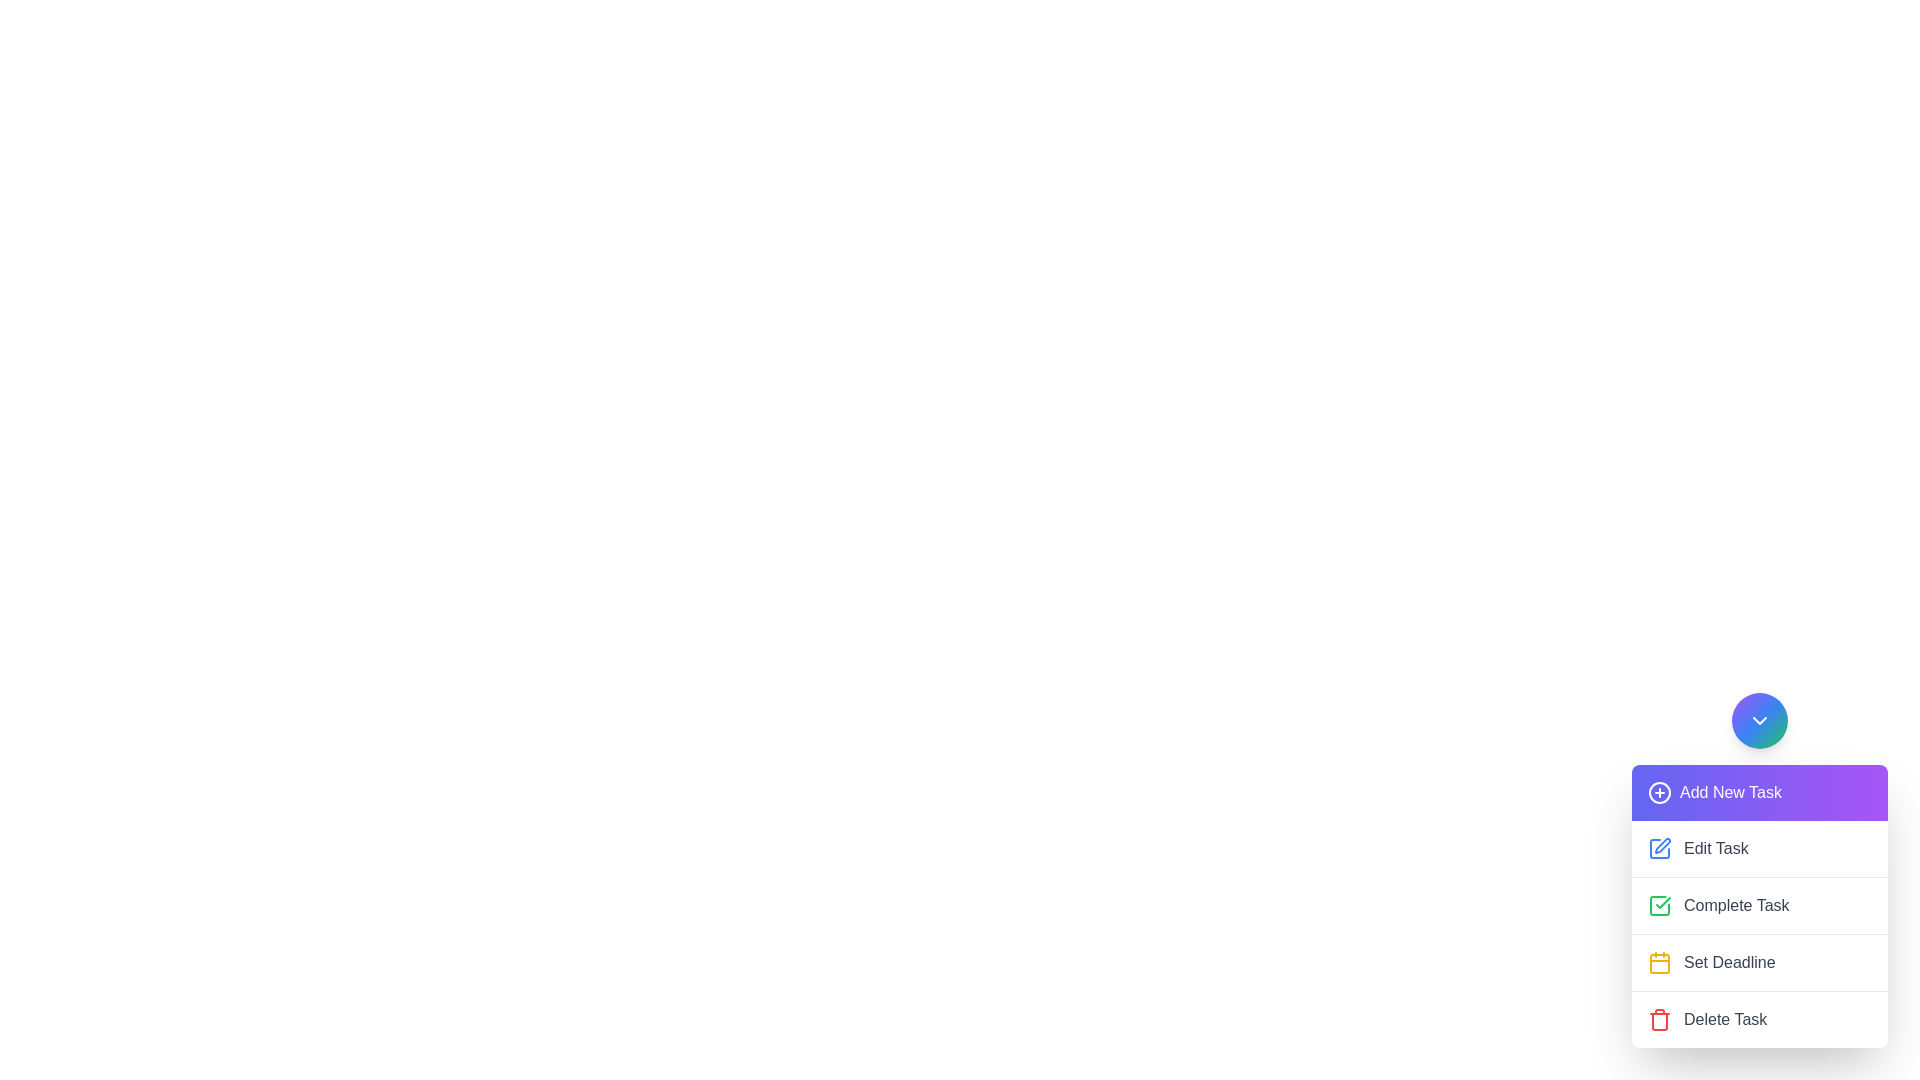  I want to click on the graphic icon of a circle containing a plus sign, located within the purple 'Add New Task' button in the task management interface, so click(1660, 792).